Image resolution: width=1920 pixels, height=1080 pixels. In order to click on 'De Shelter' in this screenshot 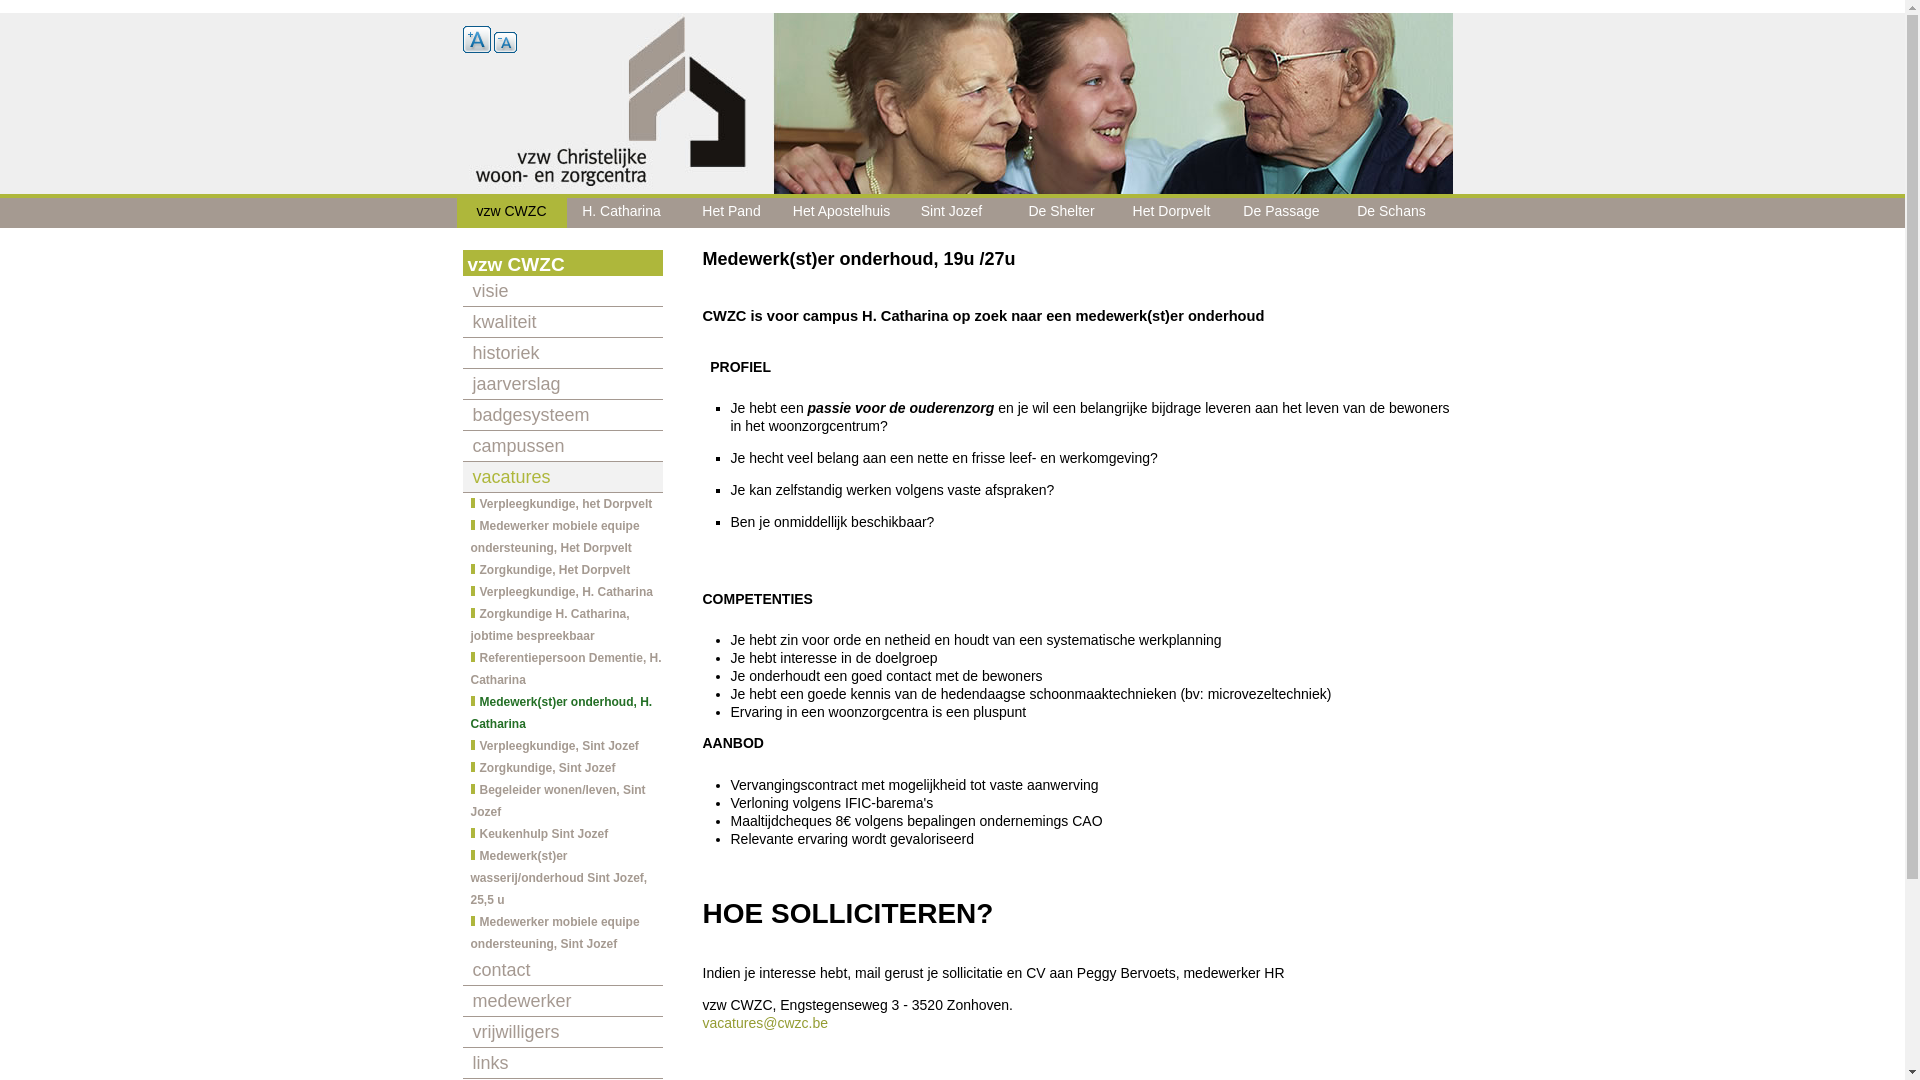, I will do `click(1059, 211)`.